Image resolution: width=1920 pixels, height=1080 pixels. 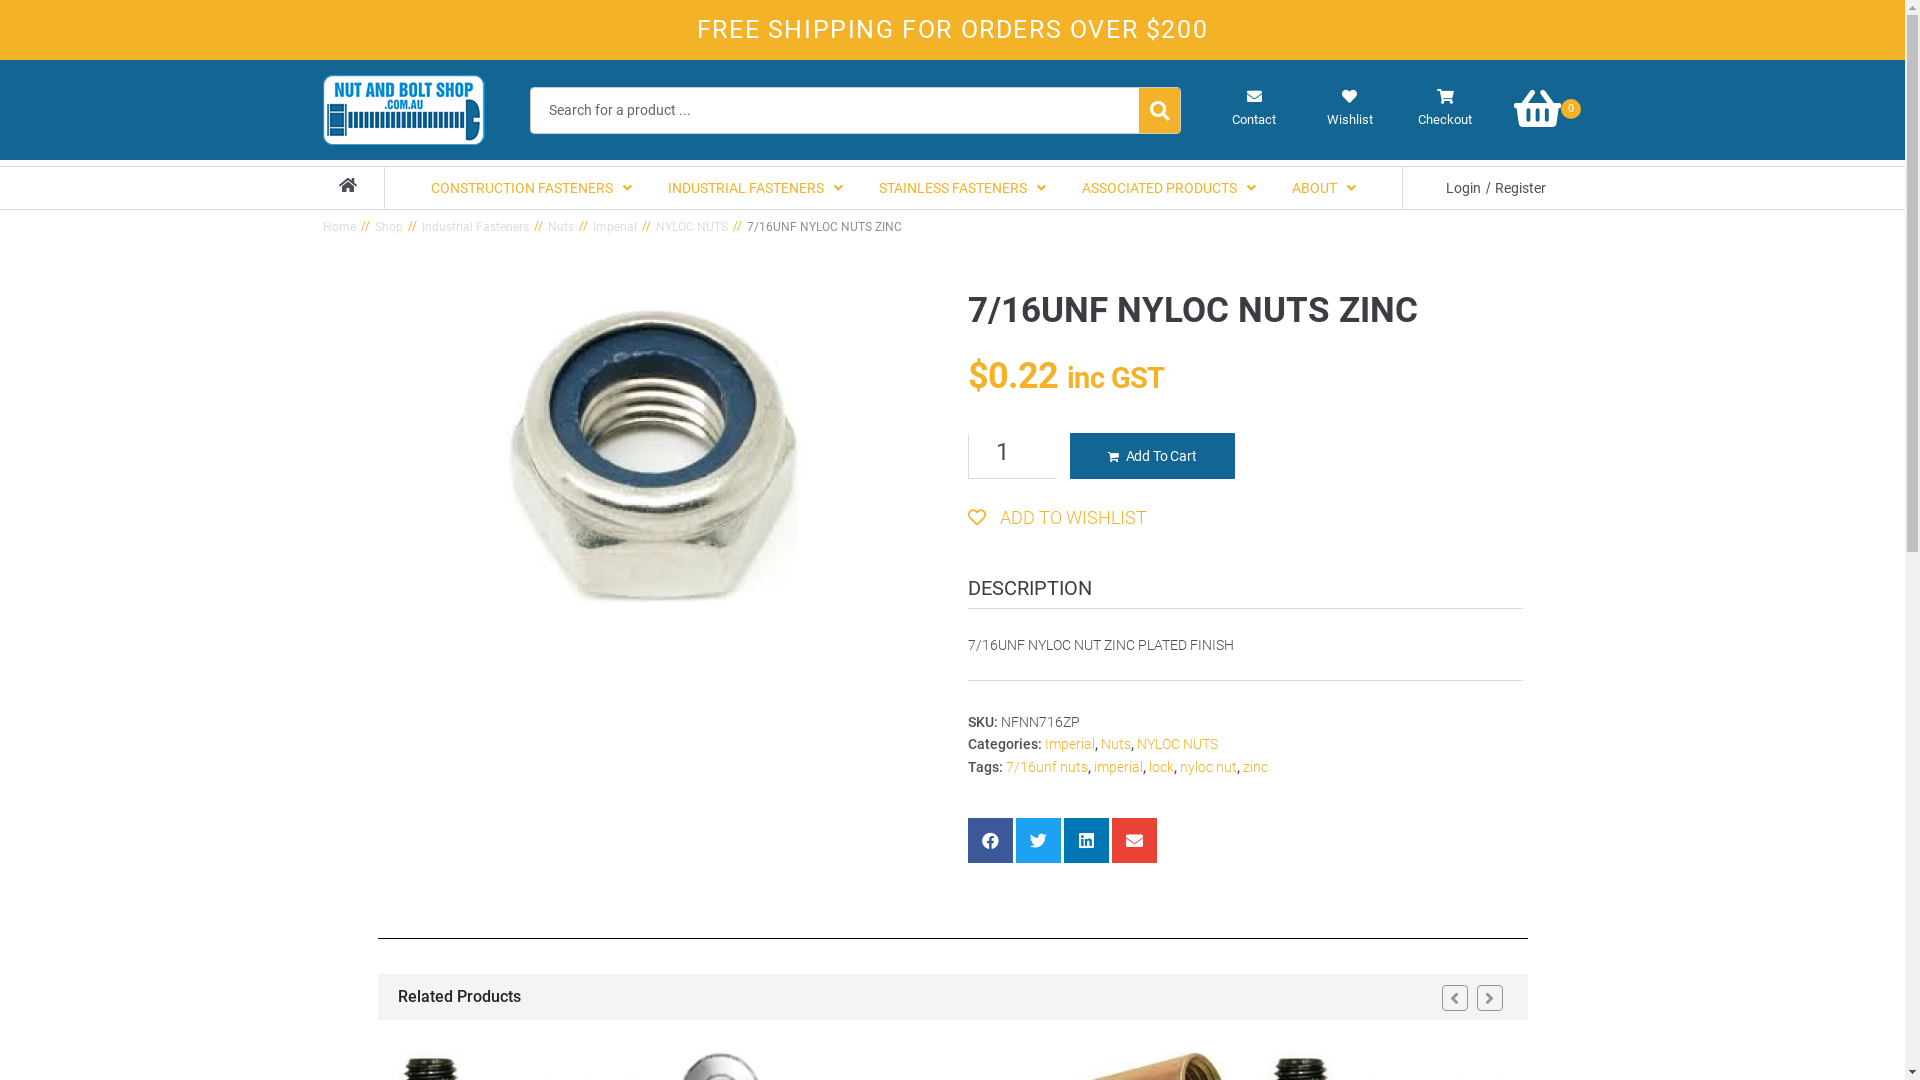 What do you see at coordinates (1045, 766) in the screenshot?
I see `'7/16unf nuts'` at bounding box center [1045, 766].